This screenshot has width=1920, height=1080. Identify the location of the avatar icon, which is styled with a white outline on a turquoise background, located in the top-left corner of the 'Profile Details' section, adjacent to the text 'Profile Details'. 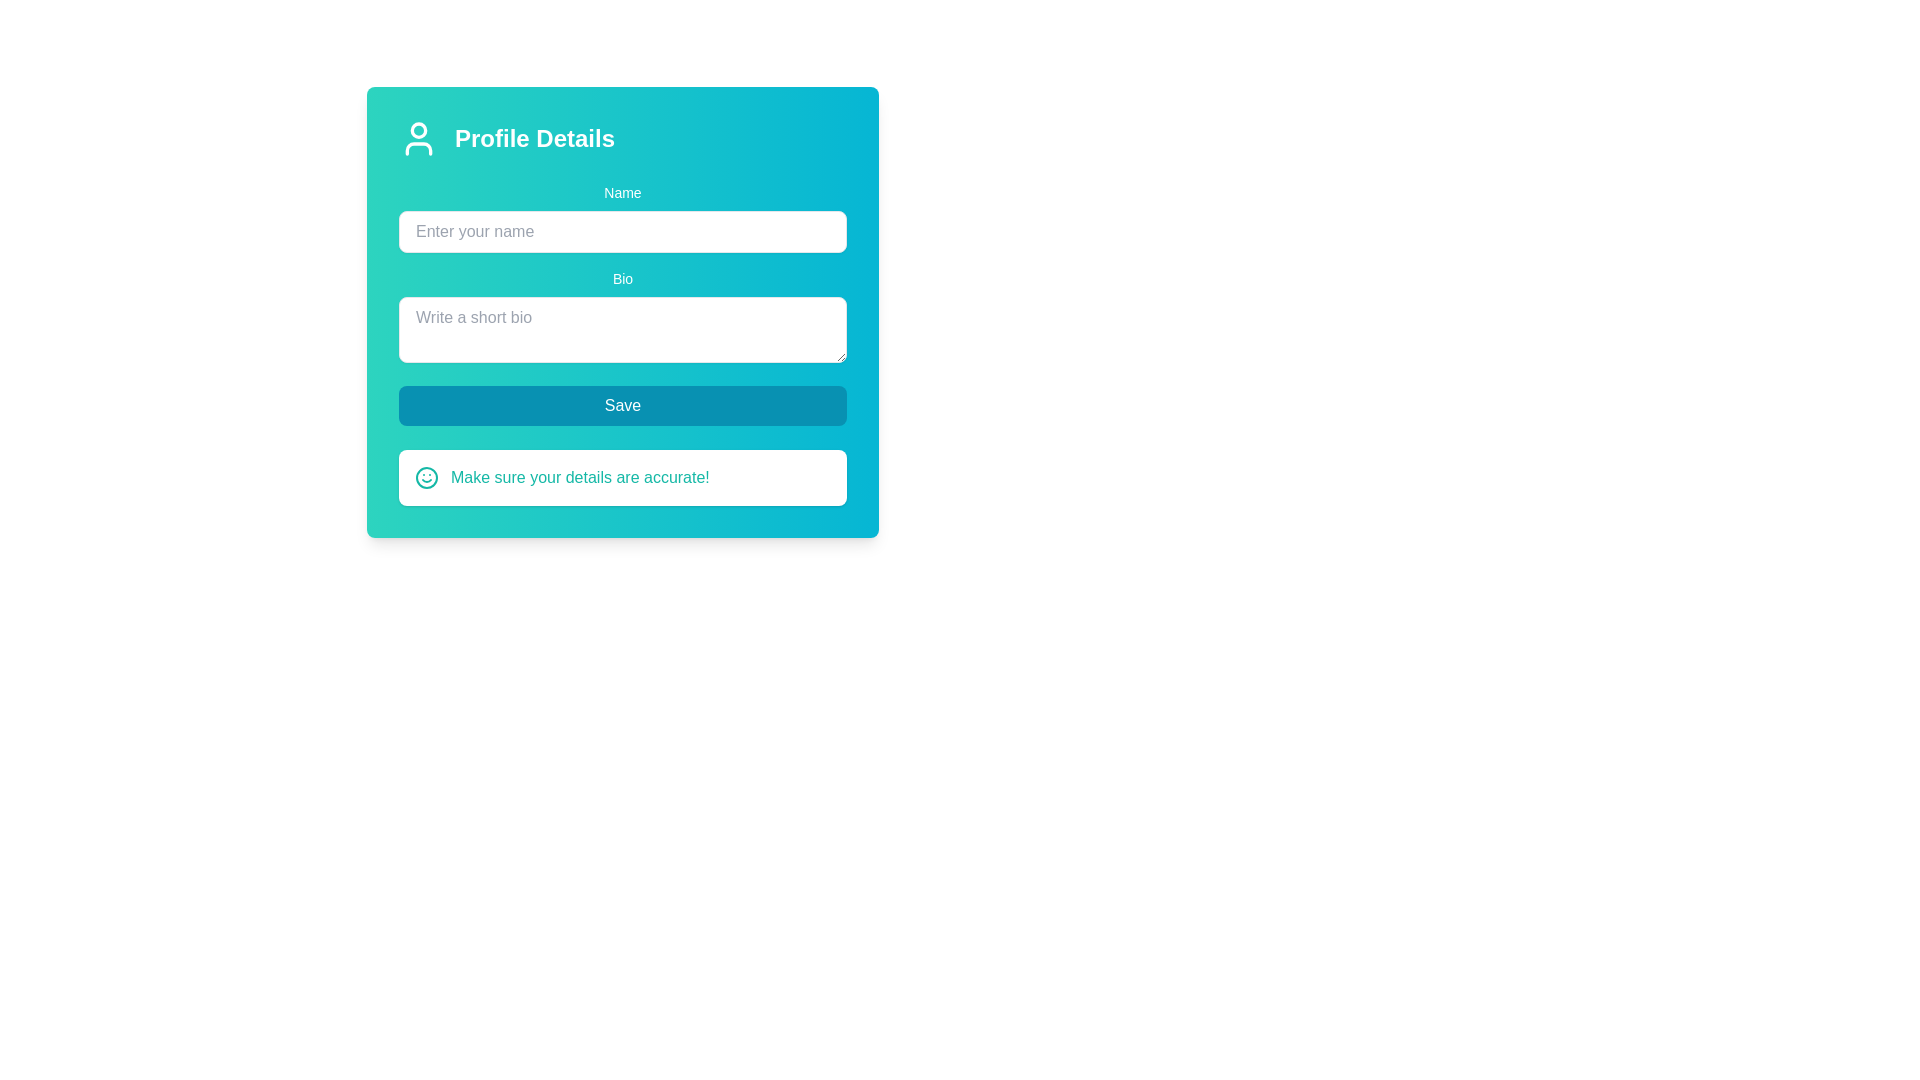
(417, 137).